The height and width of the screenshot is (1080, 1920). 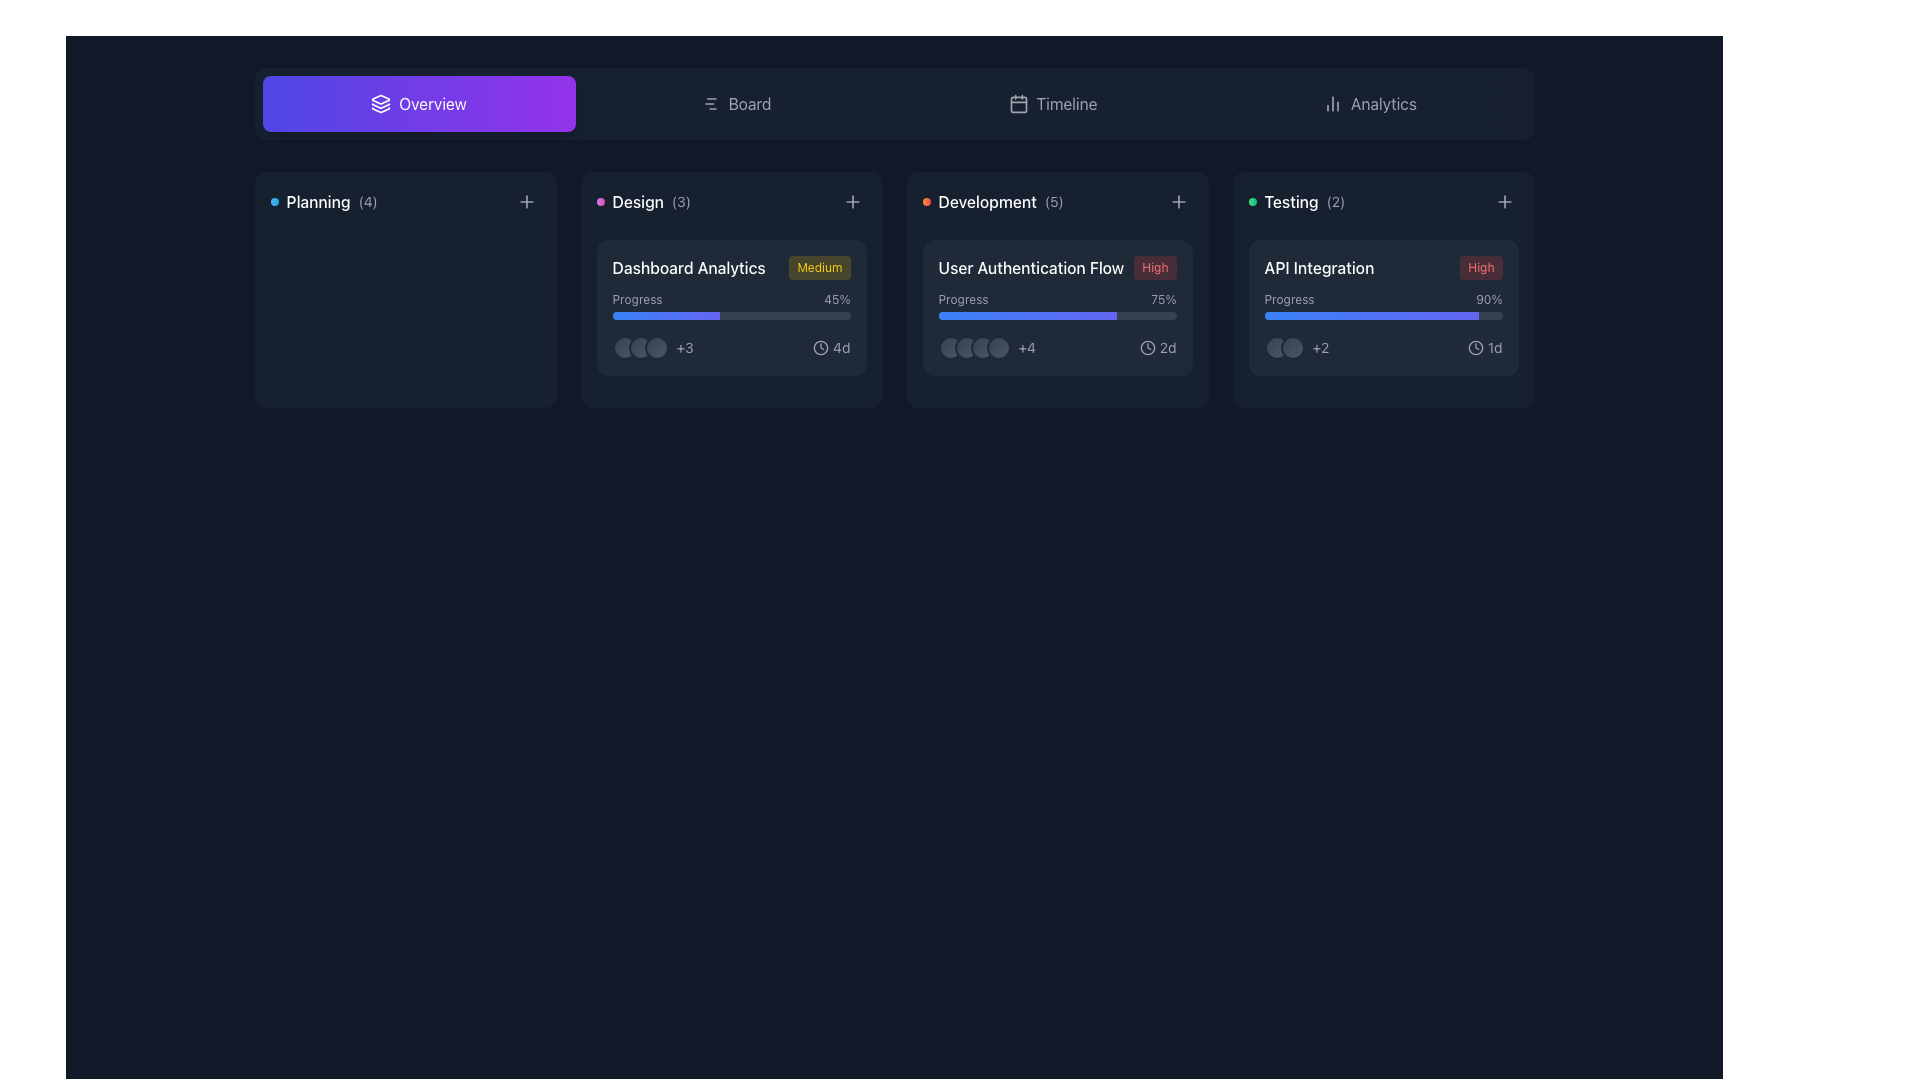 What do you see at coordinates (681, 201) in the screenshot?
I see `the third Text label element that indicates the quantity related to the 'Design' category, located to the right of the 'Design' label and following a decorative element` at bounding box center [681, 201].